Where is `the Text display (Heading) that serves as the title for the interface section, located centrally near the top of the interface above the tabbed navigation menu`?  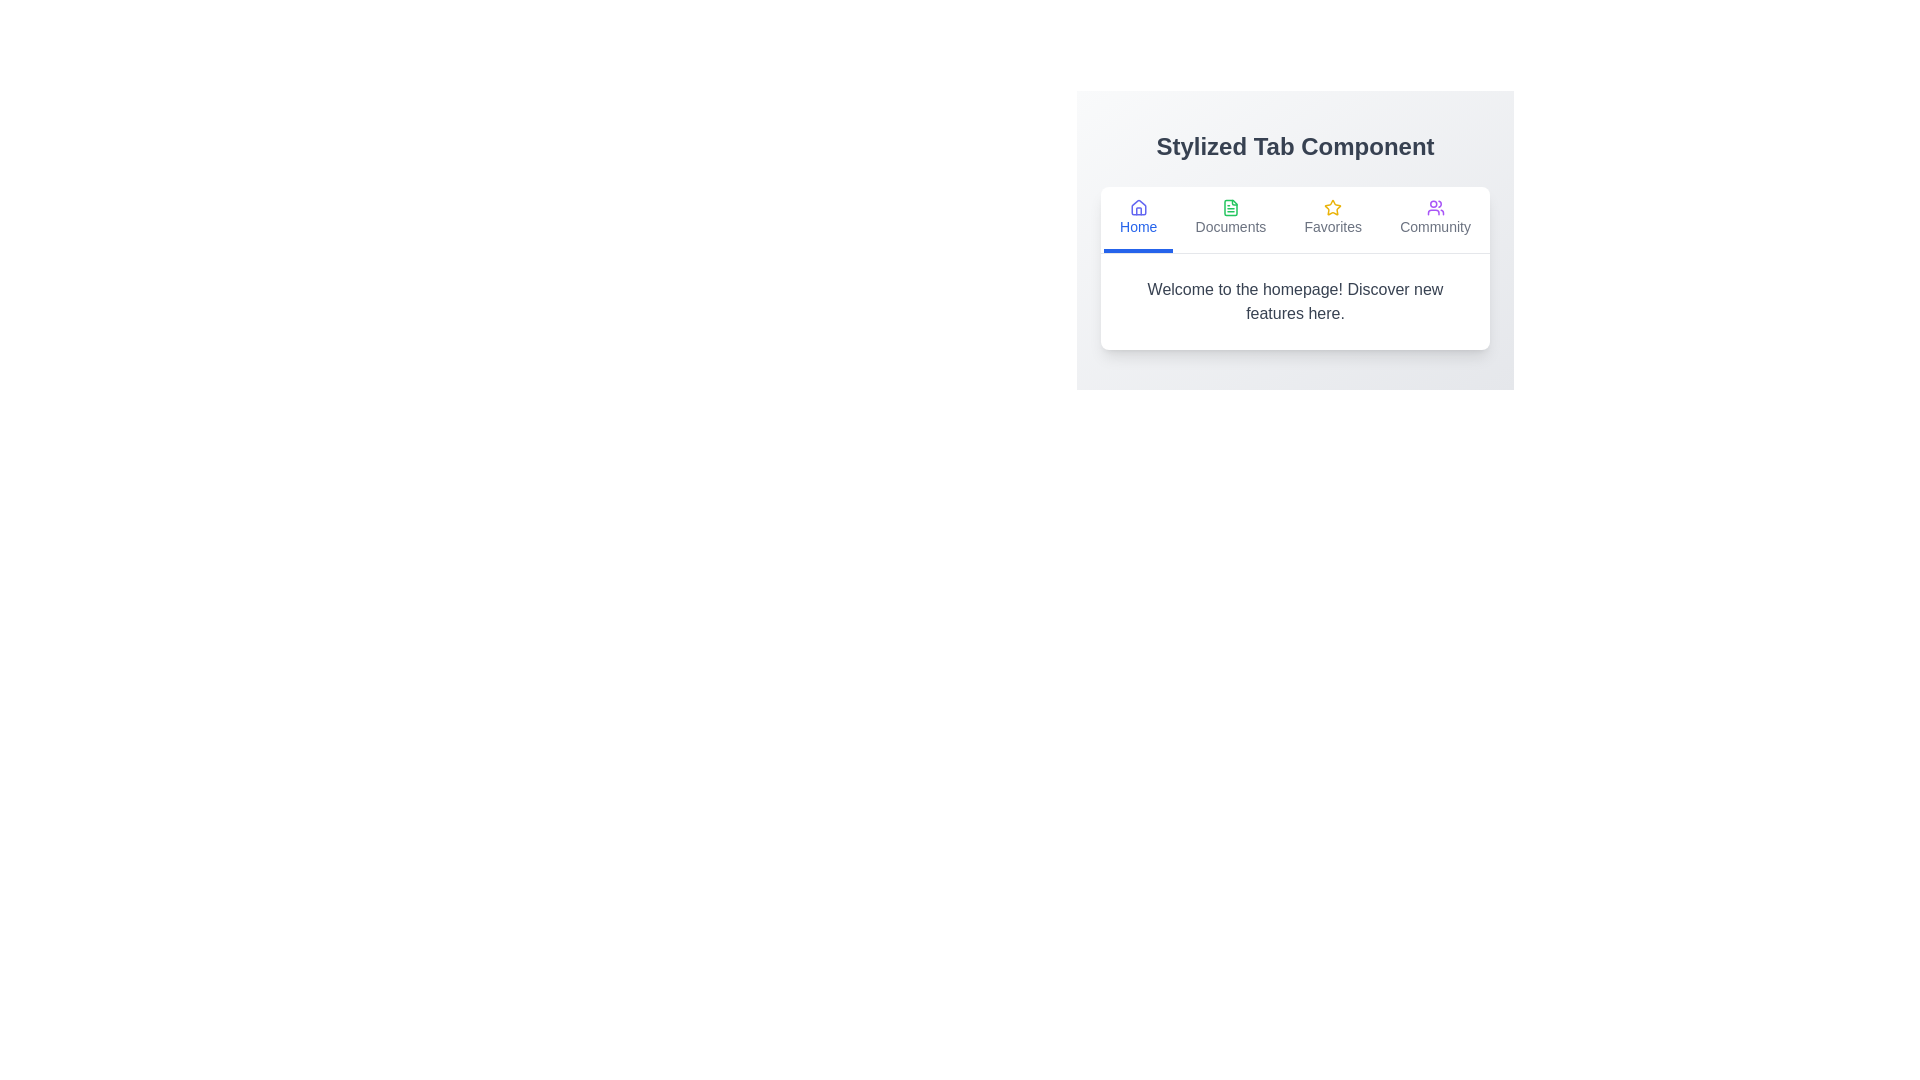 the Text display (Heading) that serves as the title for the interface section, located centrally near the top of the interface above the tabbed navigation menu is located at coordinates (1295, 145).